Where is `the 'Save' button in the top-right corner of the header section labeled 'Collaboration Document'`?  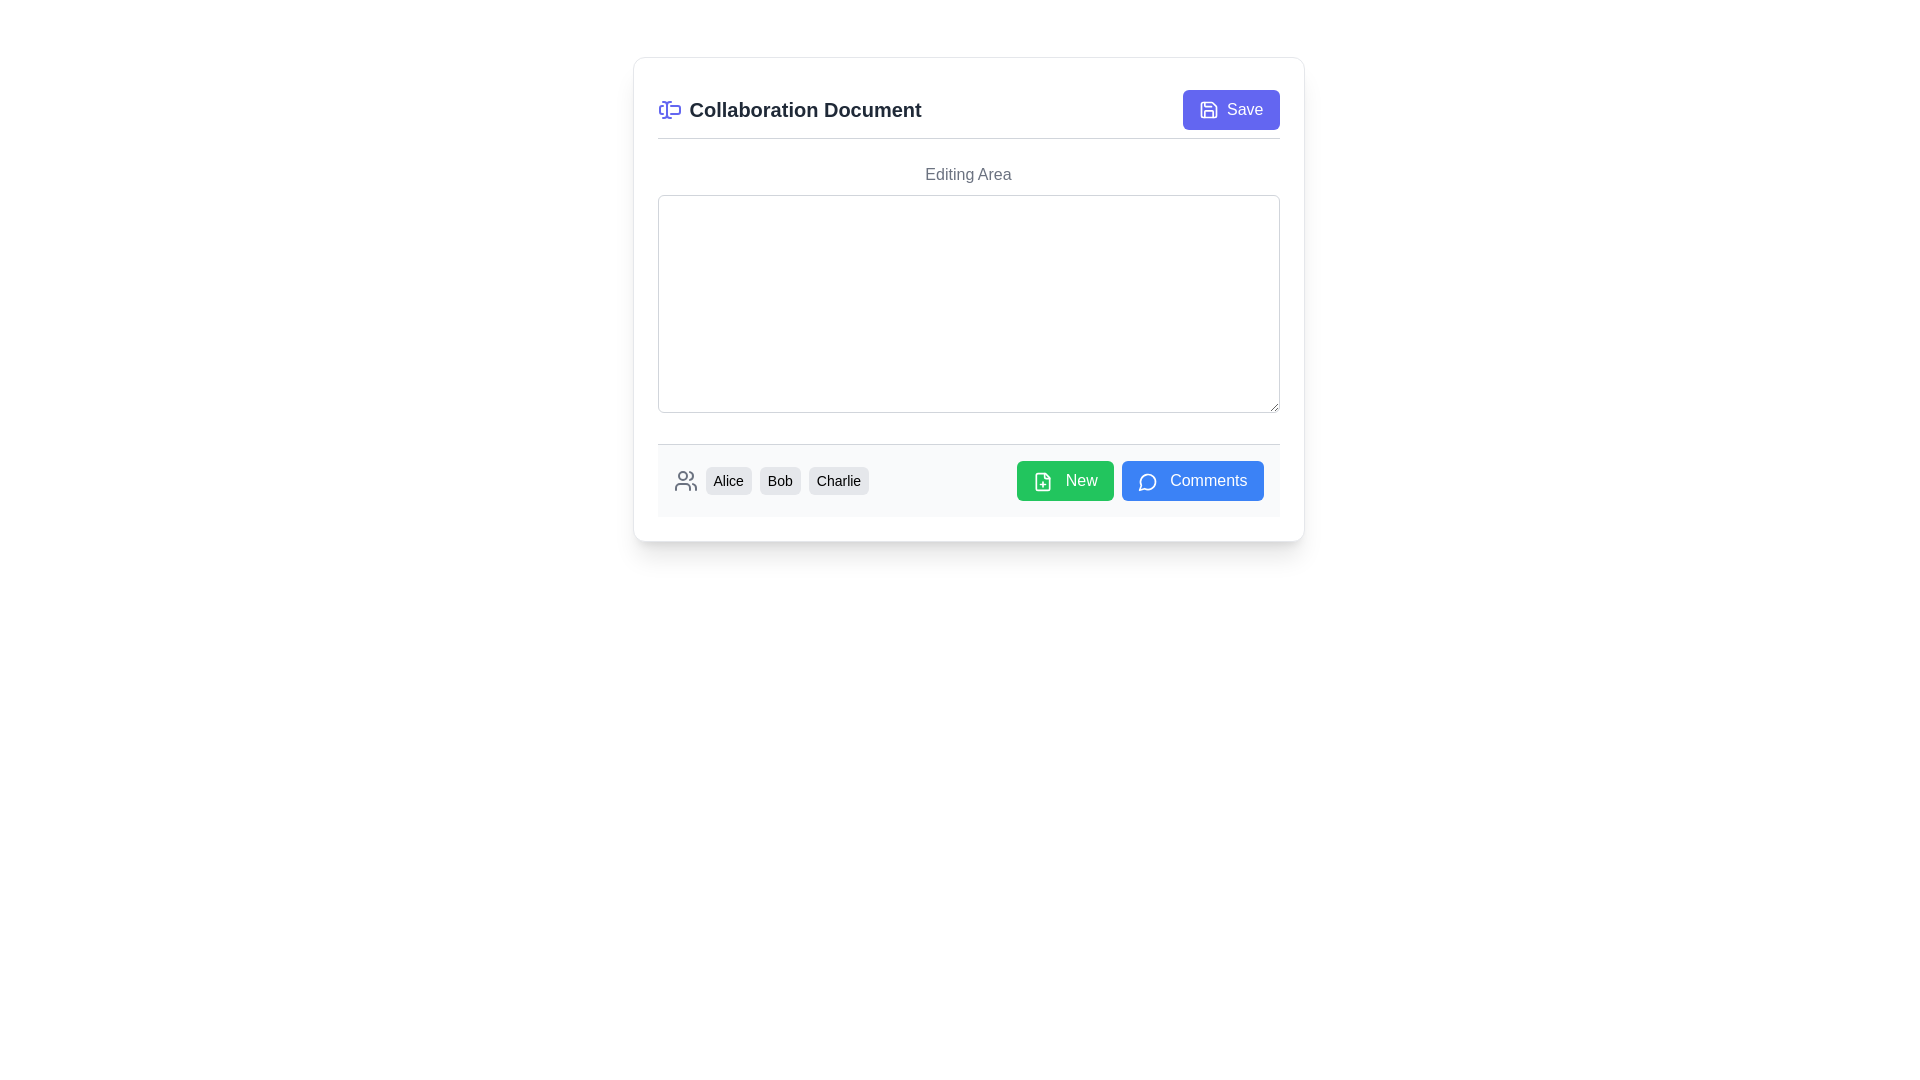 the 'Save' button in the top-right corner of the header section labeled 'Collaboration Document' is located at coordinates (1230, 110).